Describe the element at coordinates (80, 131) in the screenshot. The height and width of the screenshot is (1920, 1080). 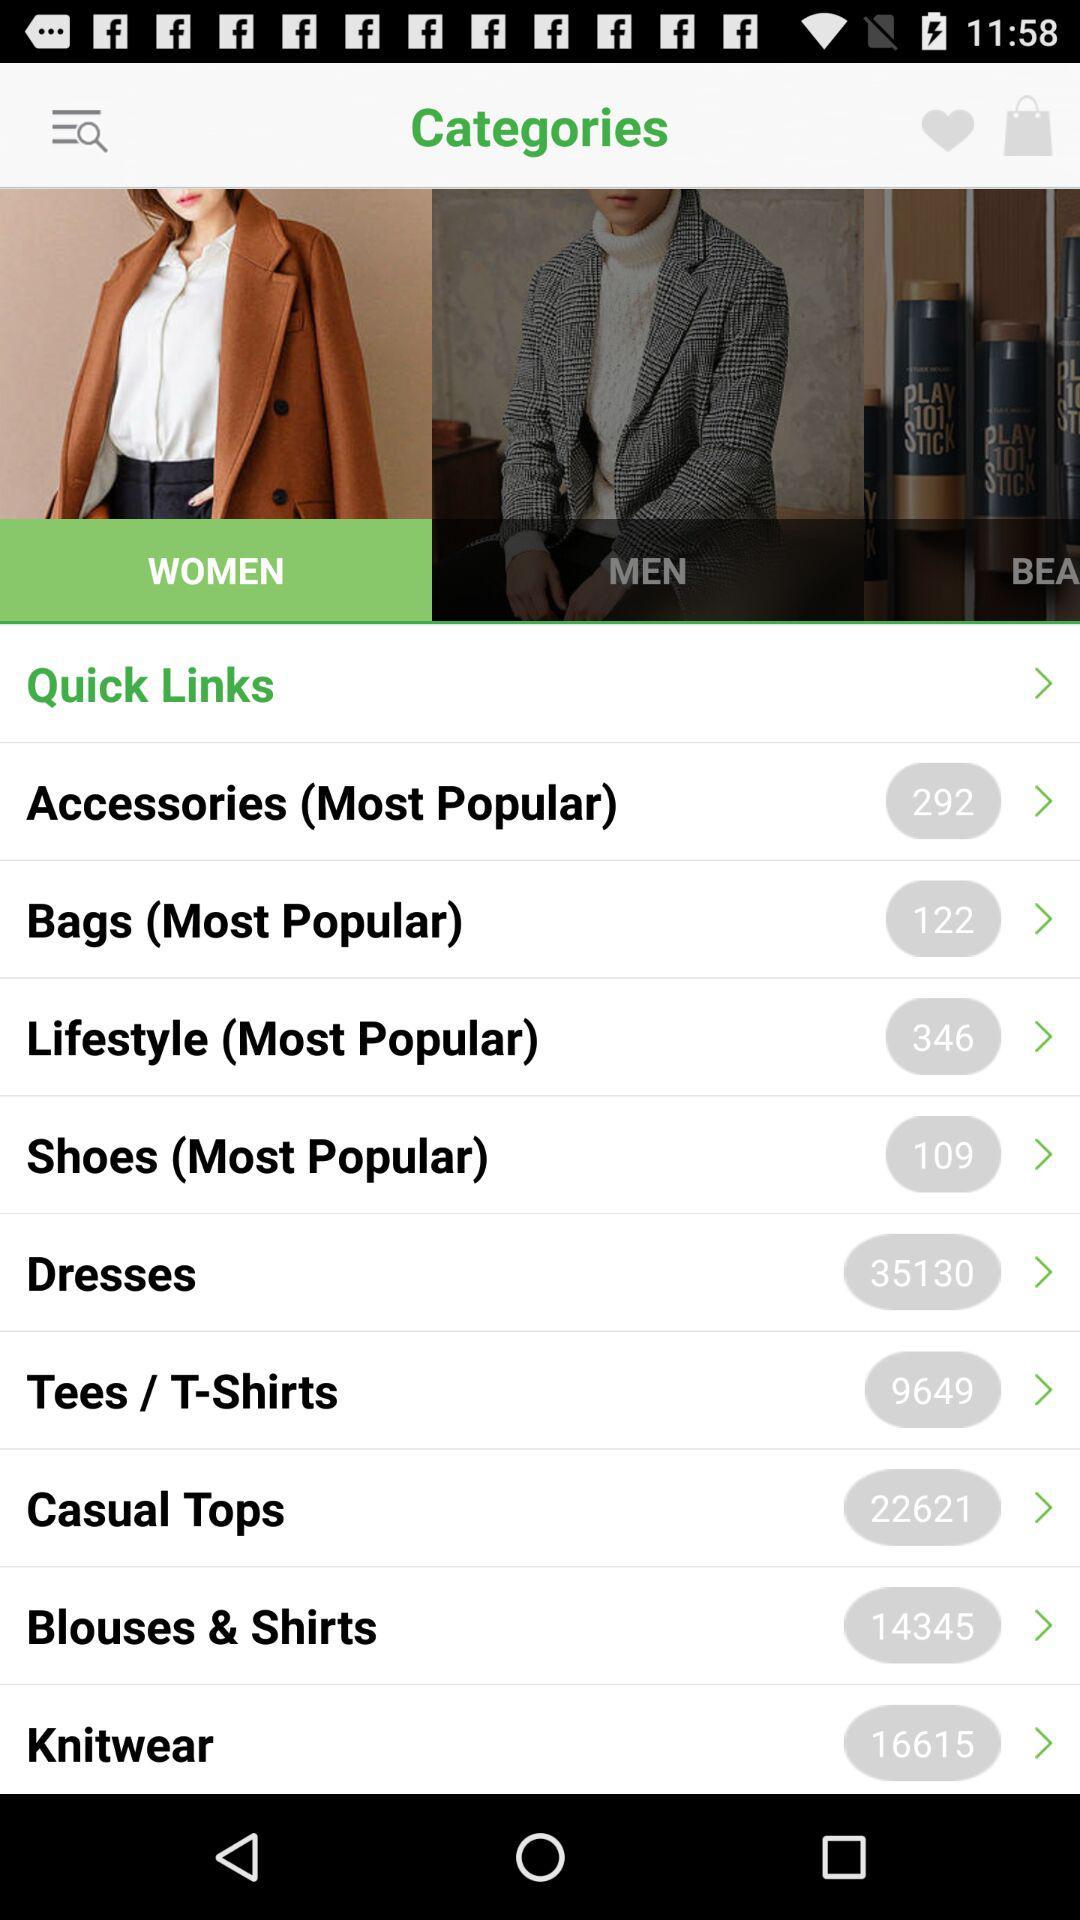
I see `explore menu options` at that location.